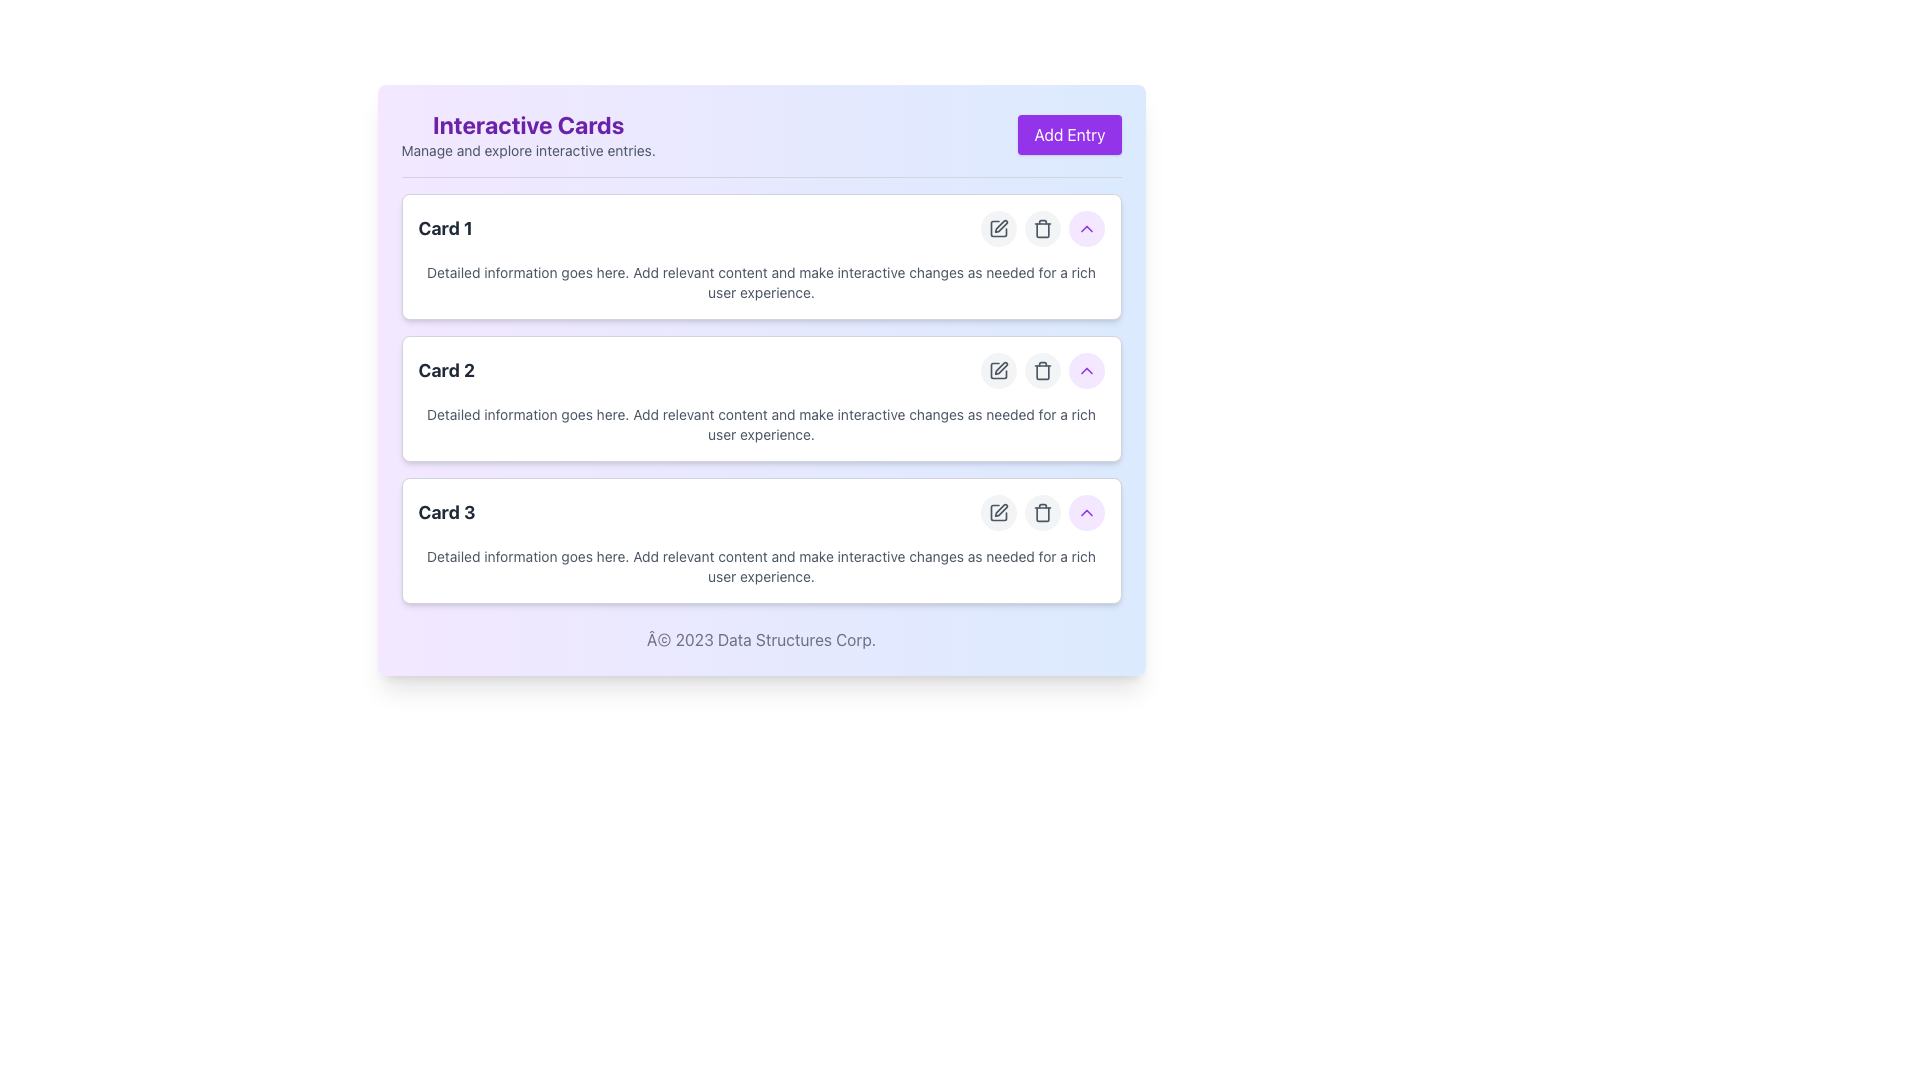  Describe the element at coordinates (760, 423) in the screenshot. I see `text content in the second card (Card 2) below its heading, which is styled in gray color and contains detailed information` at that location.